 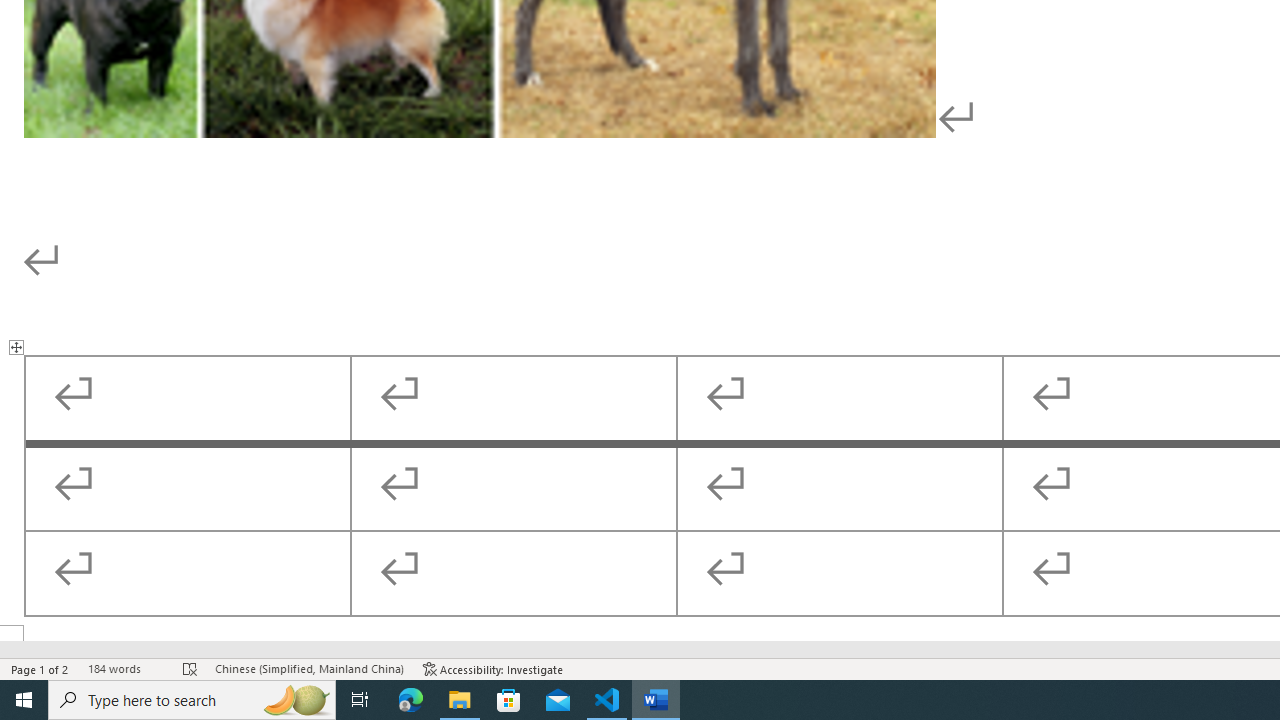 I want to click on 'Page Number Page 1 of 2', so click(x=40, y=669).